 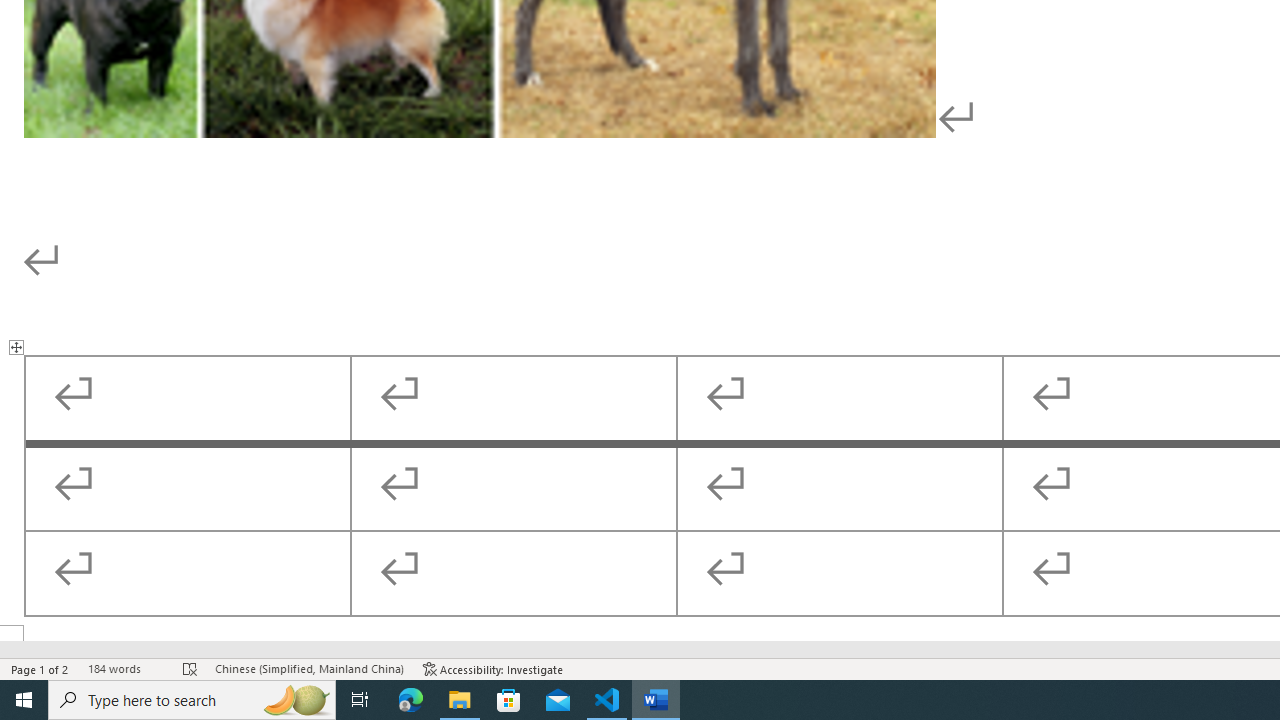 I want to click on 'Page Number Page 1 of 2', so click(x=40, y=669).